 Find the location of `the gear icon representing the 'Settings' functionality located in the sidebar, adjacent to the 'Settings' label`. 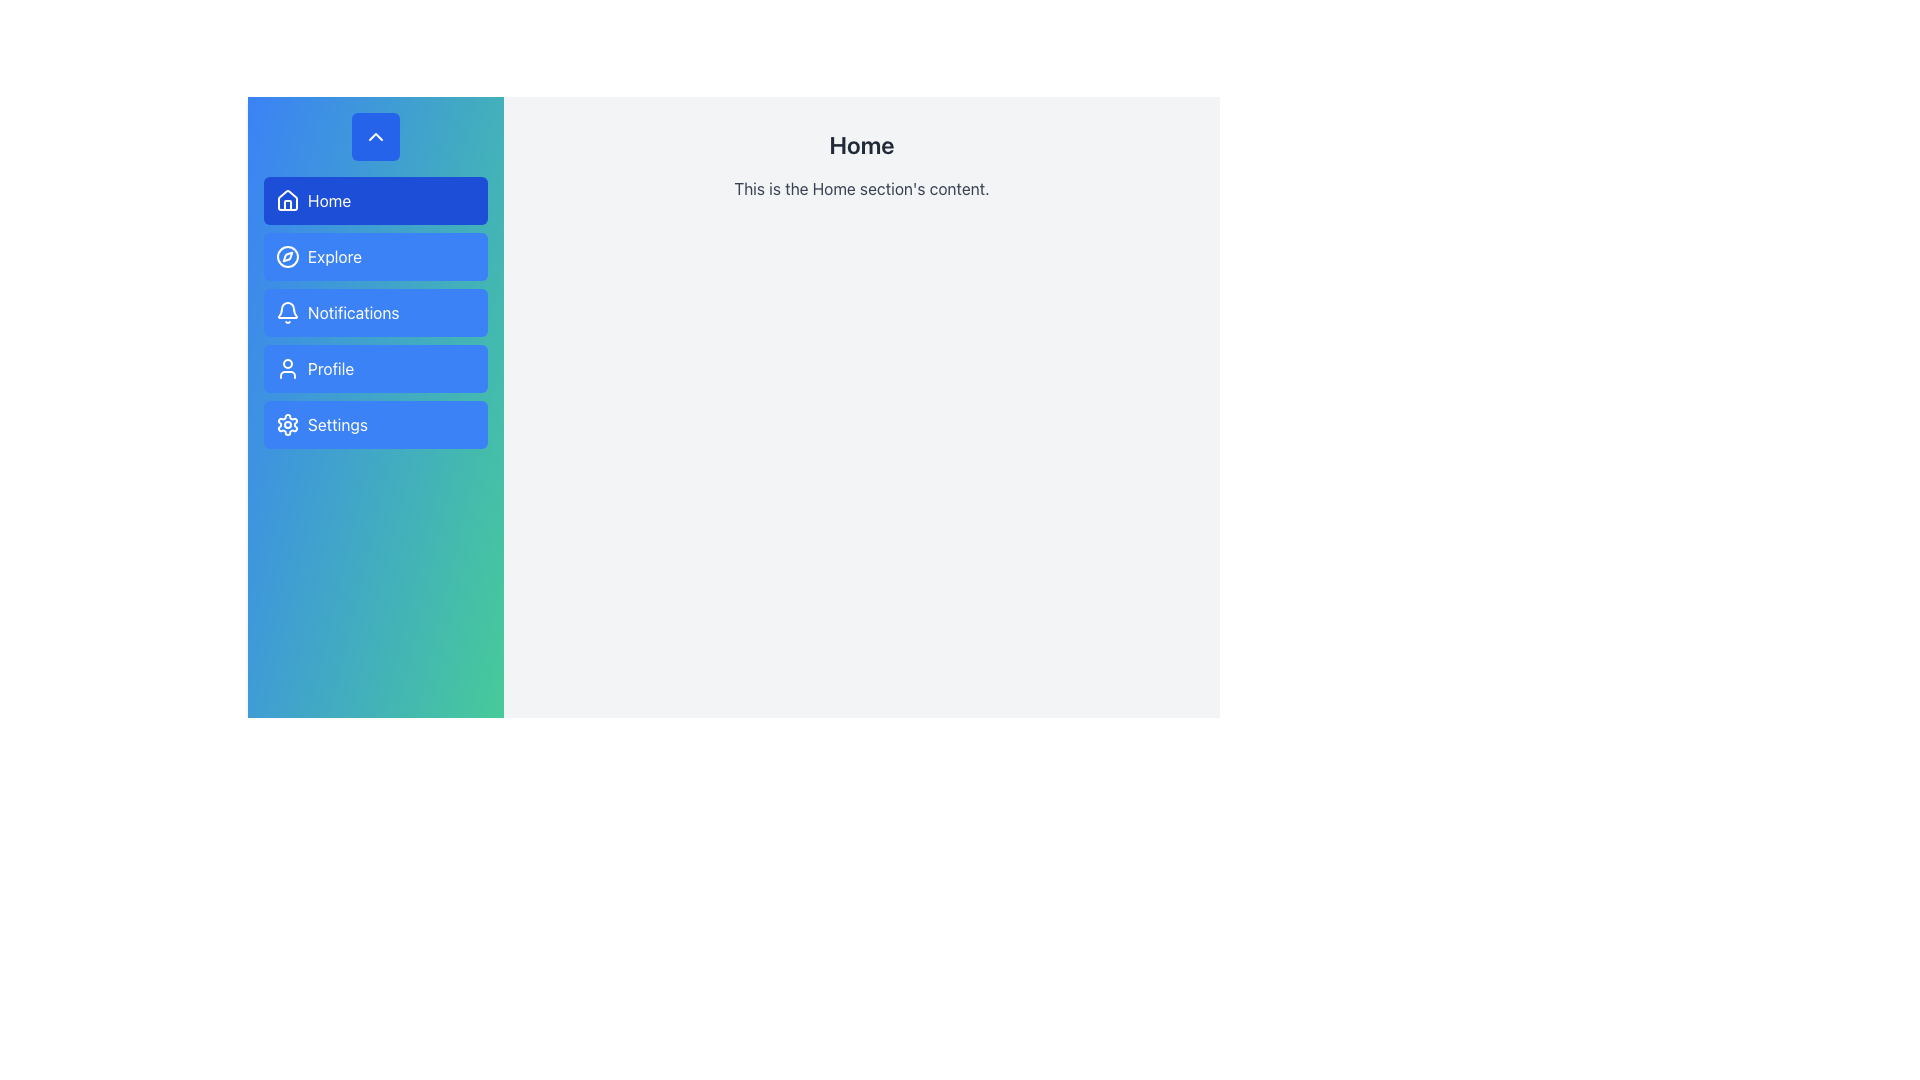

the gear icon representing the 'Settings' functionality located in the sidebar, adjacent to the 'Settings' label is located at coordinates (287, 423).